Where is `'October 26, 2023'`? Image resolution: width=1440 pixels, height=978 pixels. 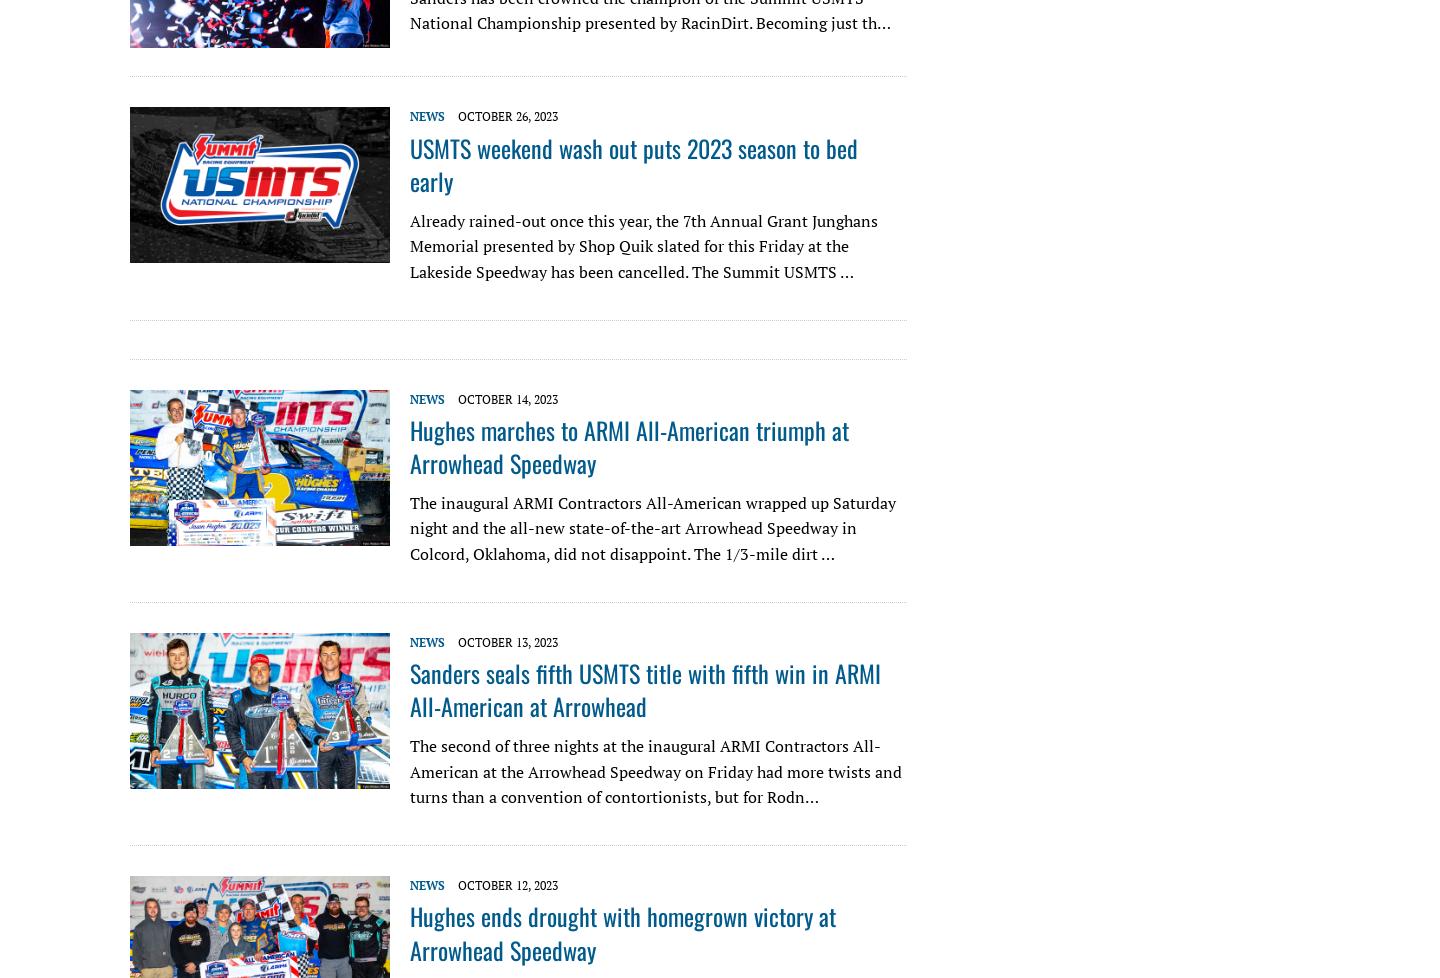
'October 26, 2023' is located at coordinates (507, 116).